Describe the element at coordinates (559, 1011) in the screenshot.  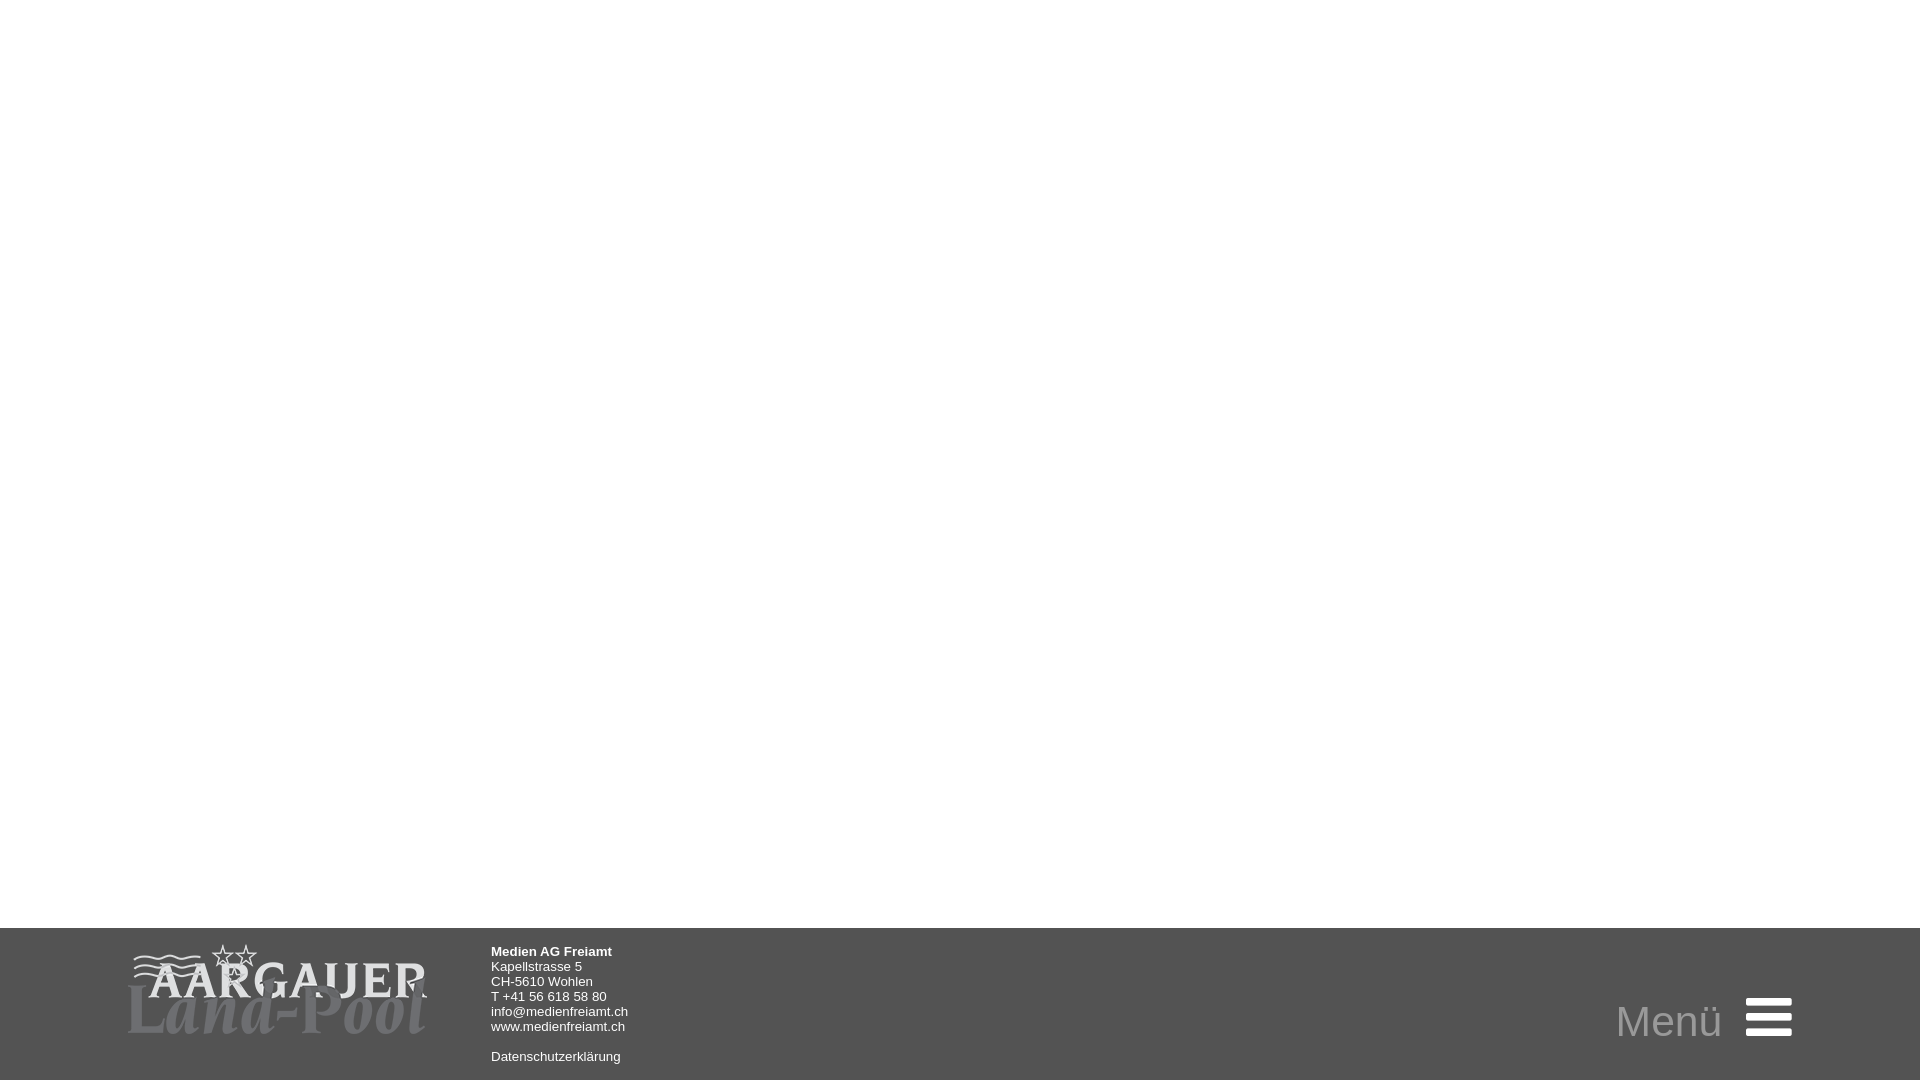
I see `'info@medienfreiamt.ch'` at that location.